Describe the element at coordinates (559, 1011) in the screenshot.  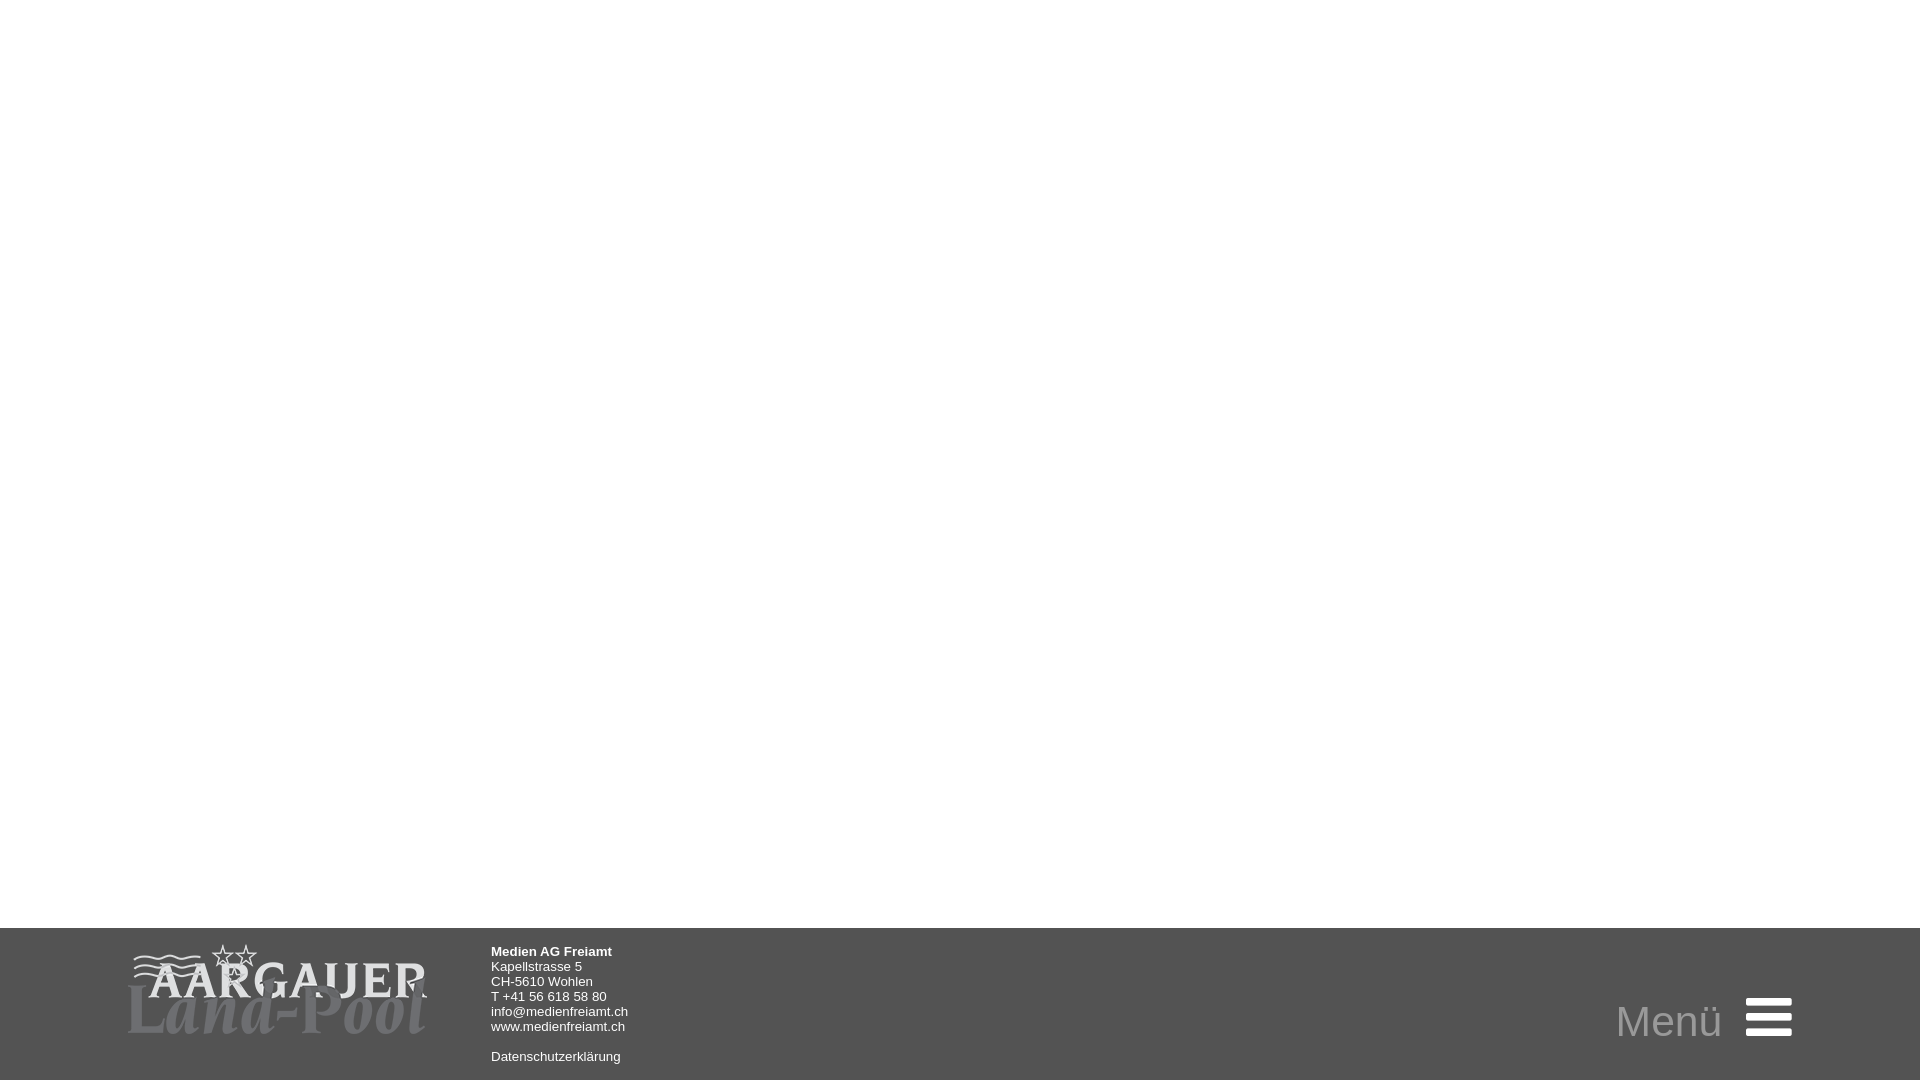
I see `'info@medienfreiamt.ch'` at that location.